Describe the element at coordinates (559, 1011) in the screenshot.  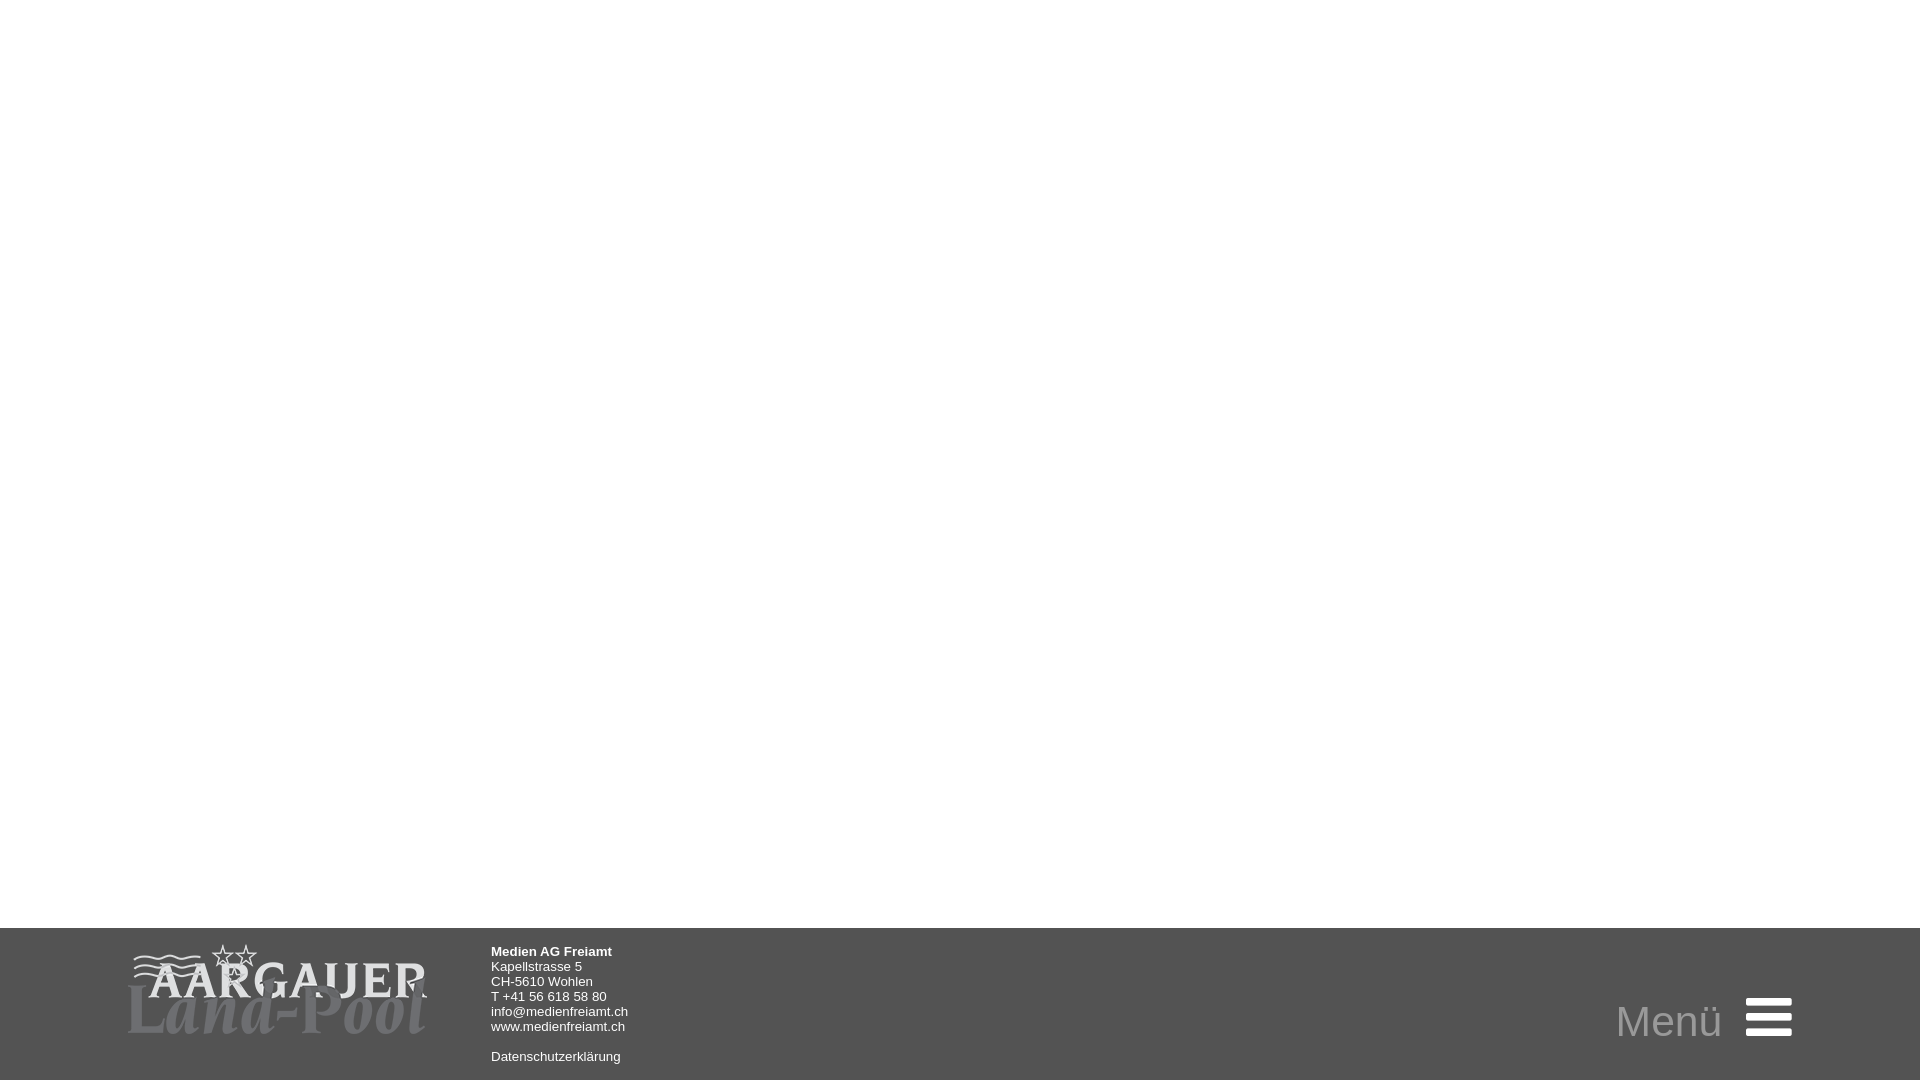
I see `'info@medienfreiamt.ch'` at that location.